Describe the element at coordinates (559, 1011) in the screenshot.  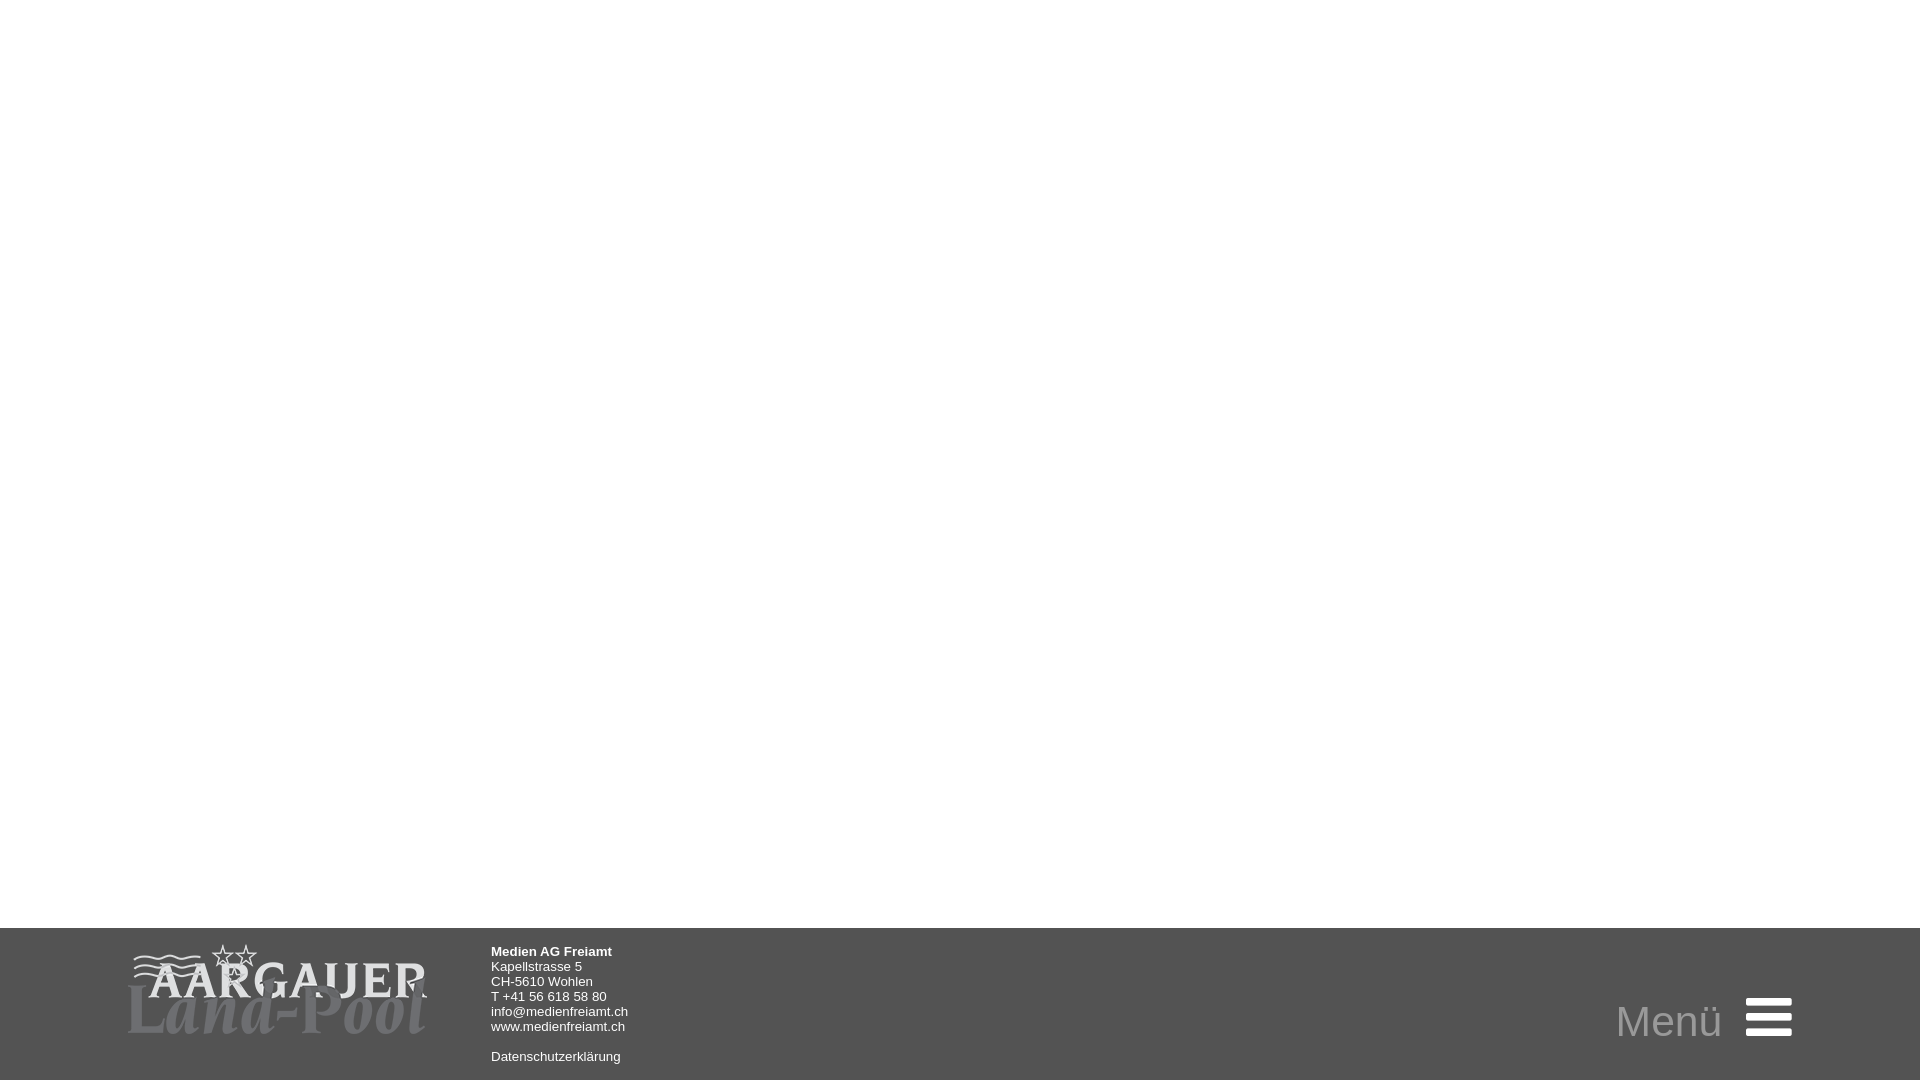
I see `'info@medienfreiamt.ch'` at that location.